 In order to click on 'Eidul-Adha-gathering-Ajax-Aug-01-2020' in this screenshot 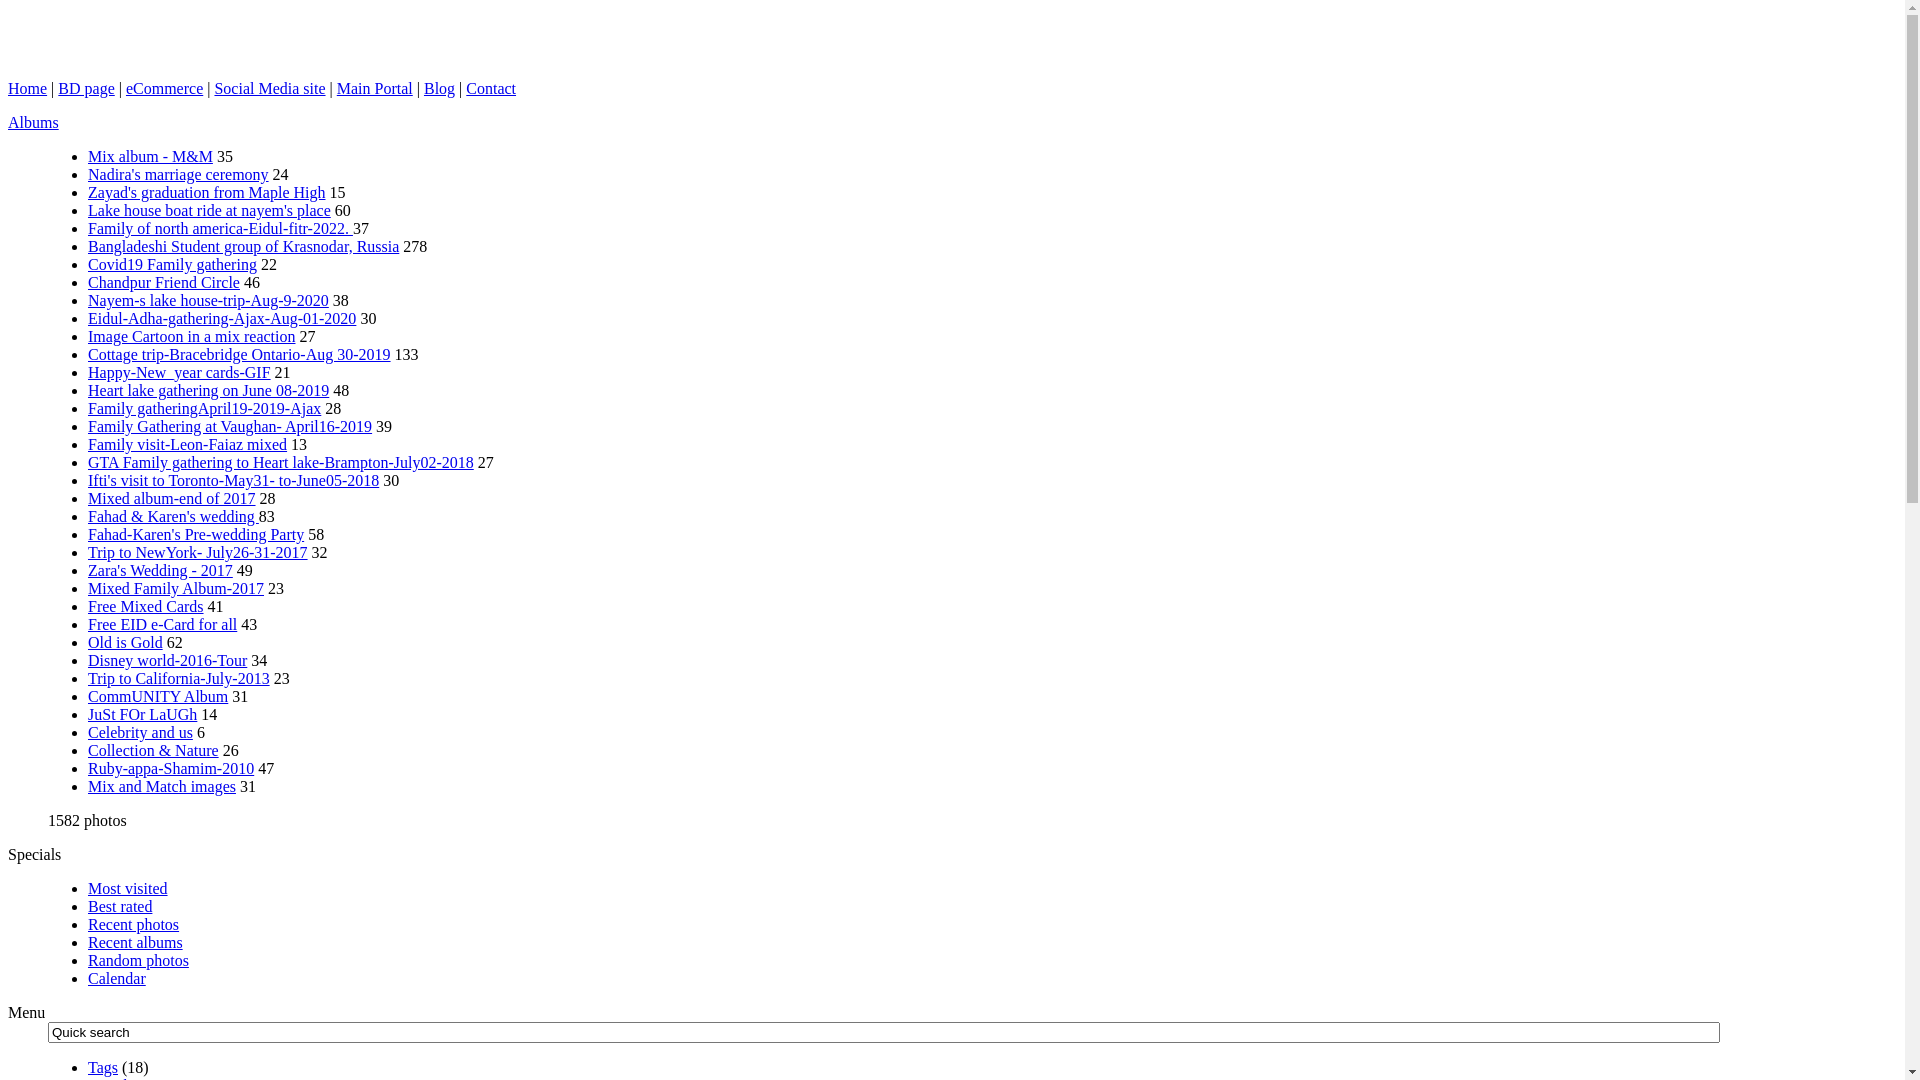, I will do `click(221, 317)`.